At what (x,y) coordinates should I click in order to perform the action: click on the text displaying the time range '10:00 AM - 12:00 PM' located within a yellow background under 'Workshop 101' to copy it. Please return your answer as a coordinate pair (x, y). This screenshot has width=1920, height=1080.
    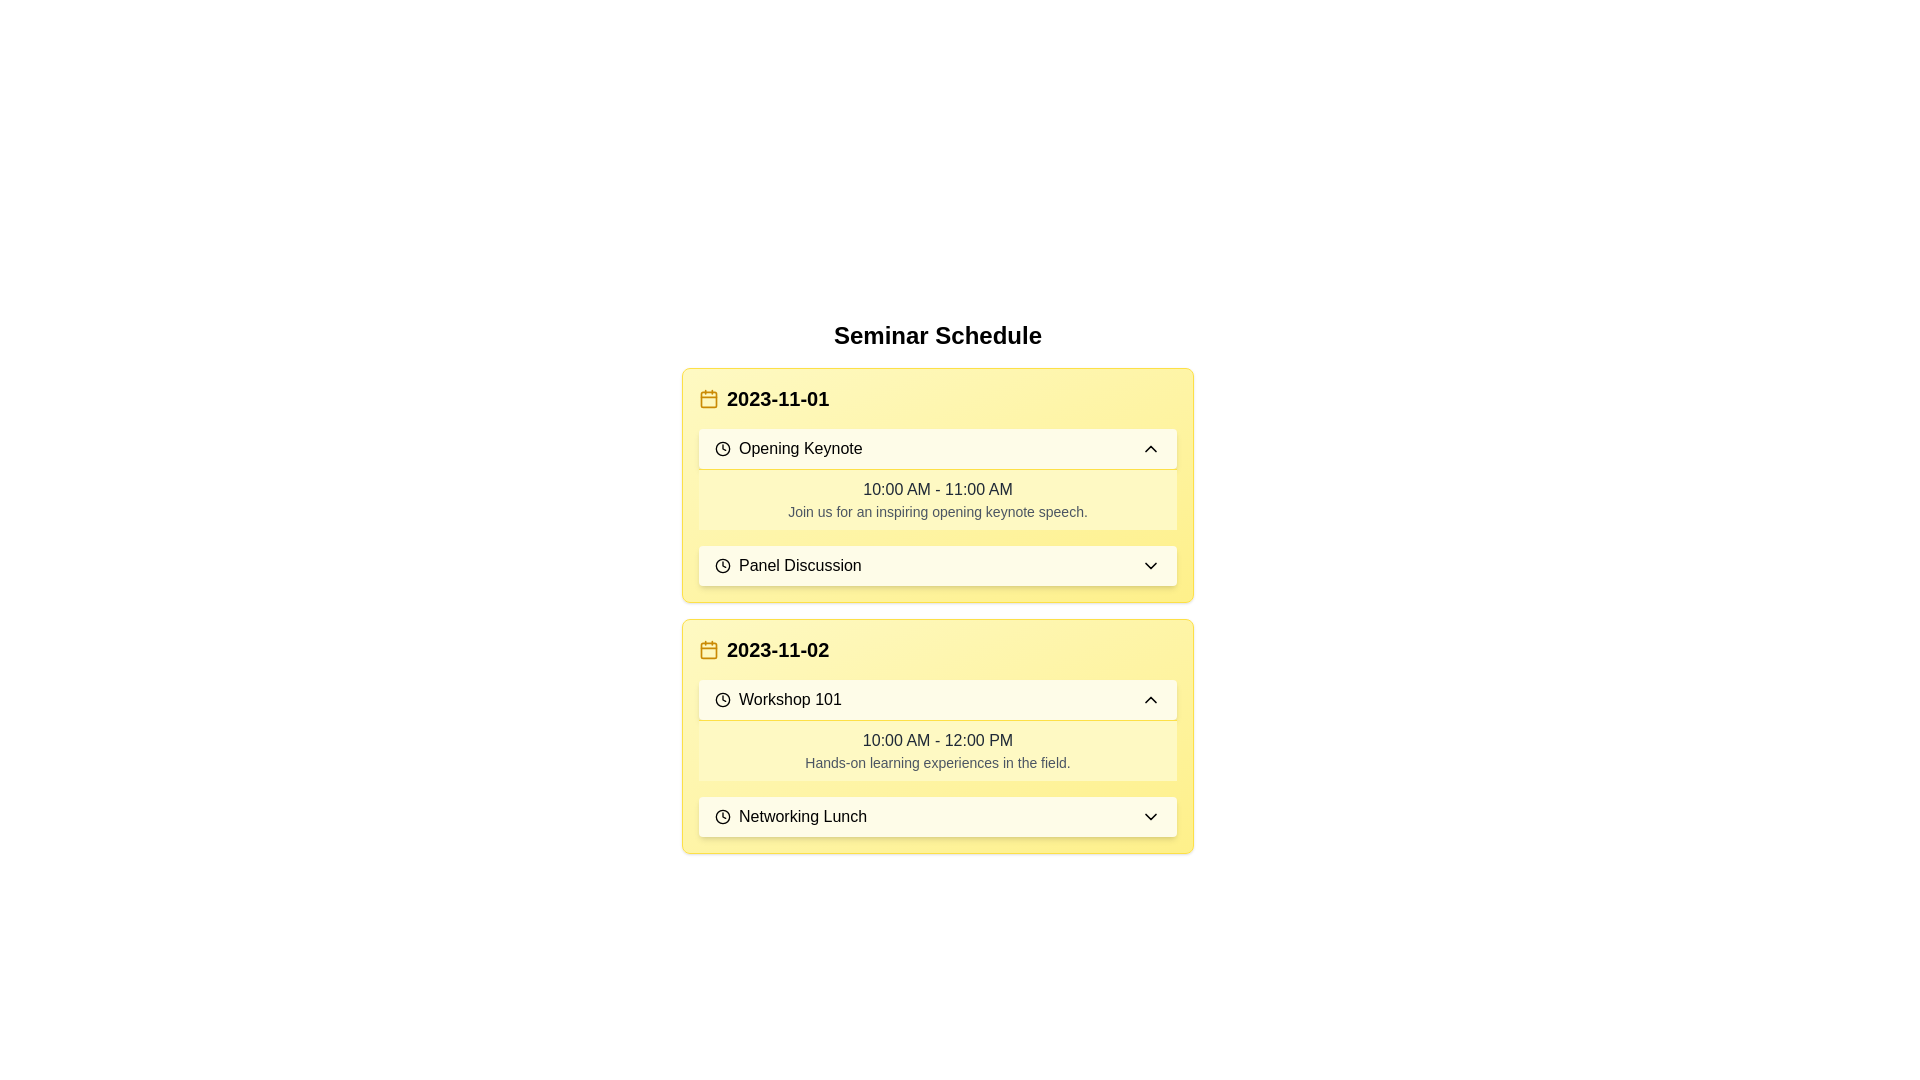
    Looking at the image, I should click on (936, 740).